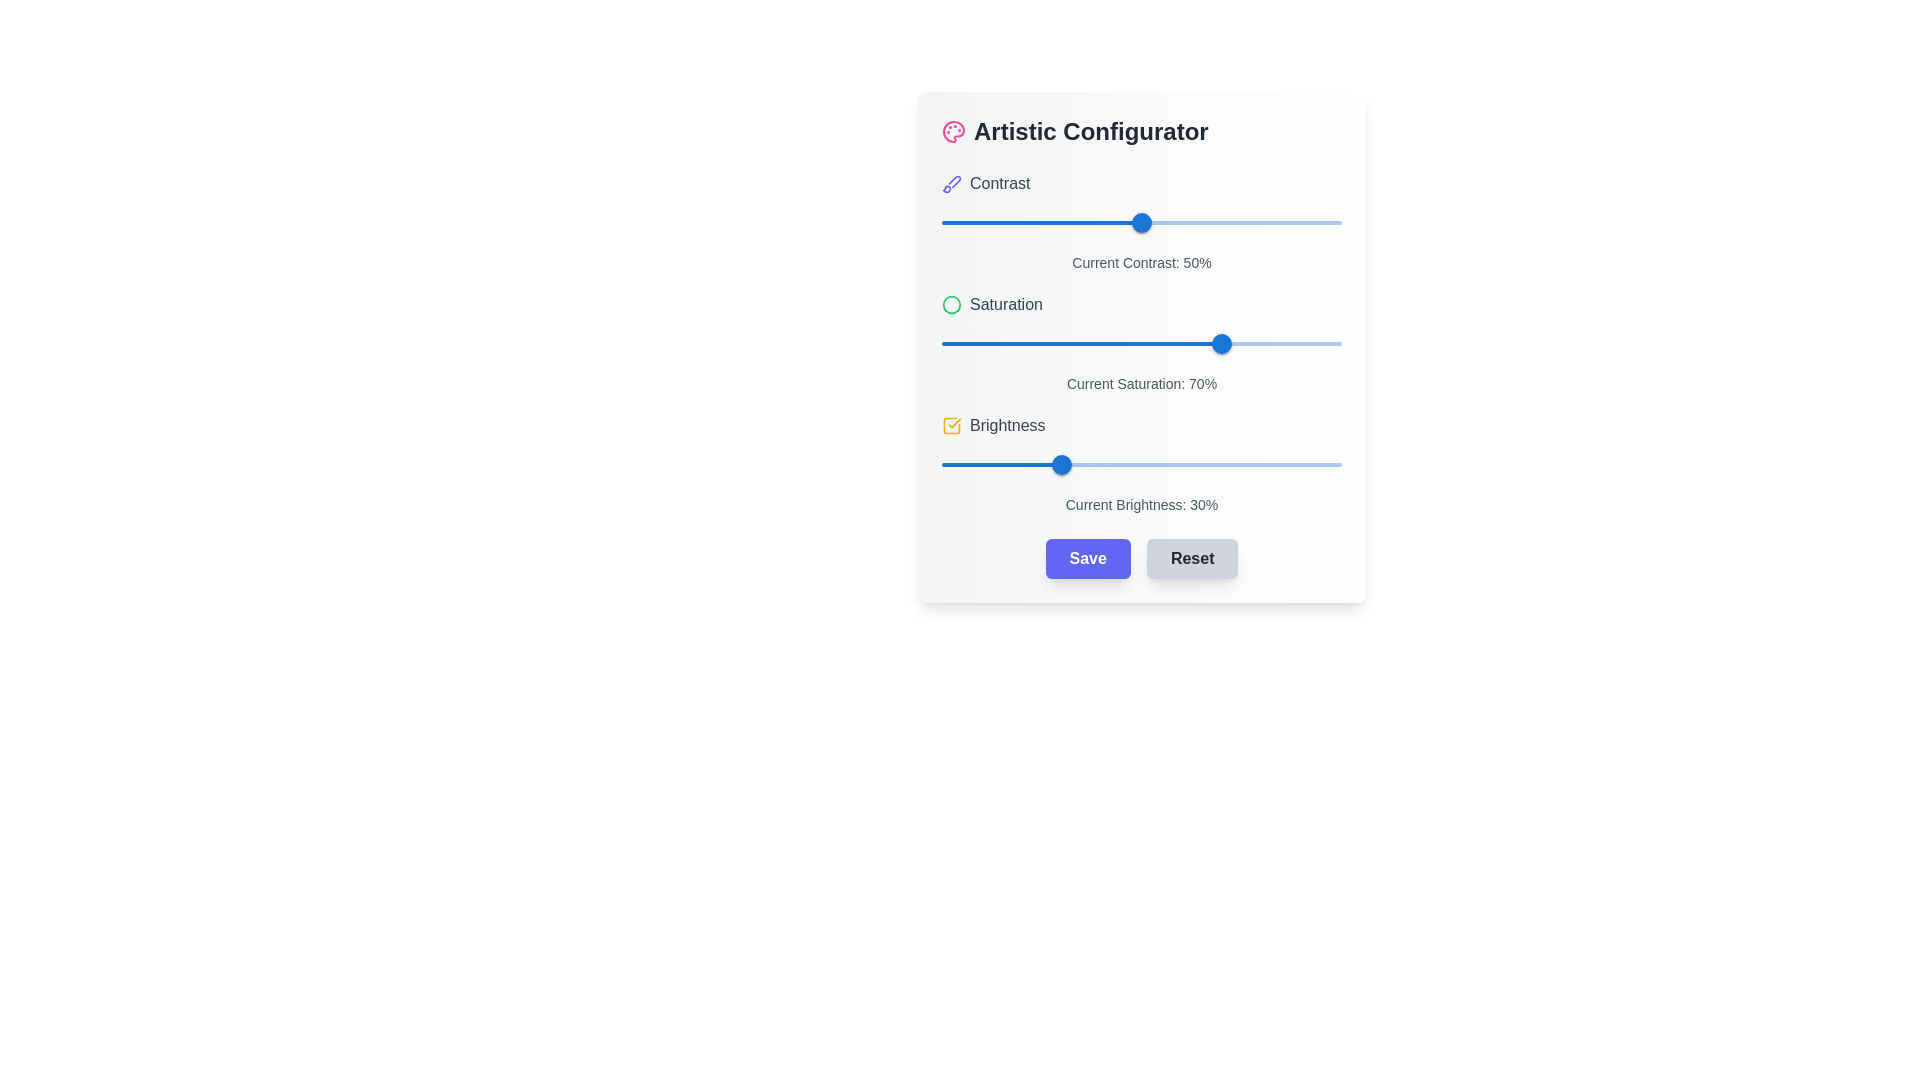  What do you see at coordinates (1007, 424) in the screenshot?
I see `text label displaying 'Brightness' which is styled with a medium gray font and located adjacent to a yellow checkbox icon` at bounding box center [1007, 424].